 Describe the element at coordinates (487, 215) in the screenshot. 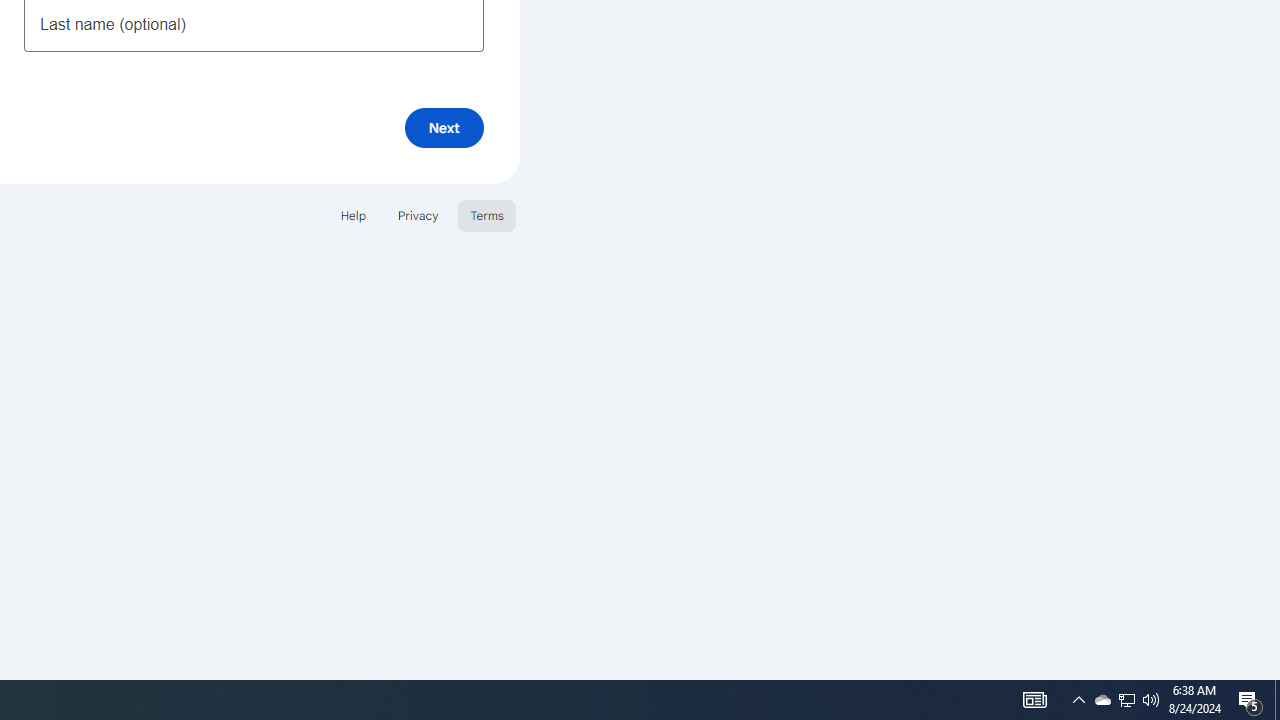

I see `'Terms'` at that location.